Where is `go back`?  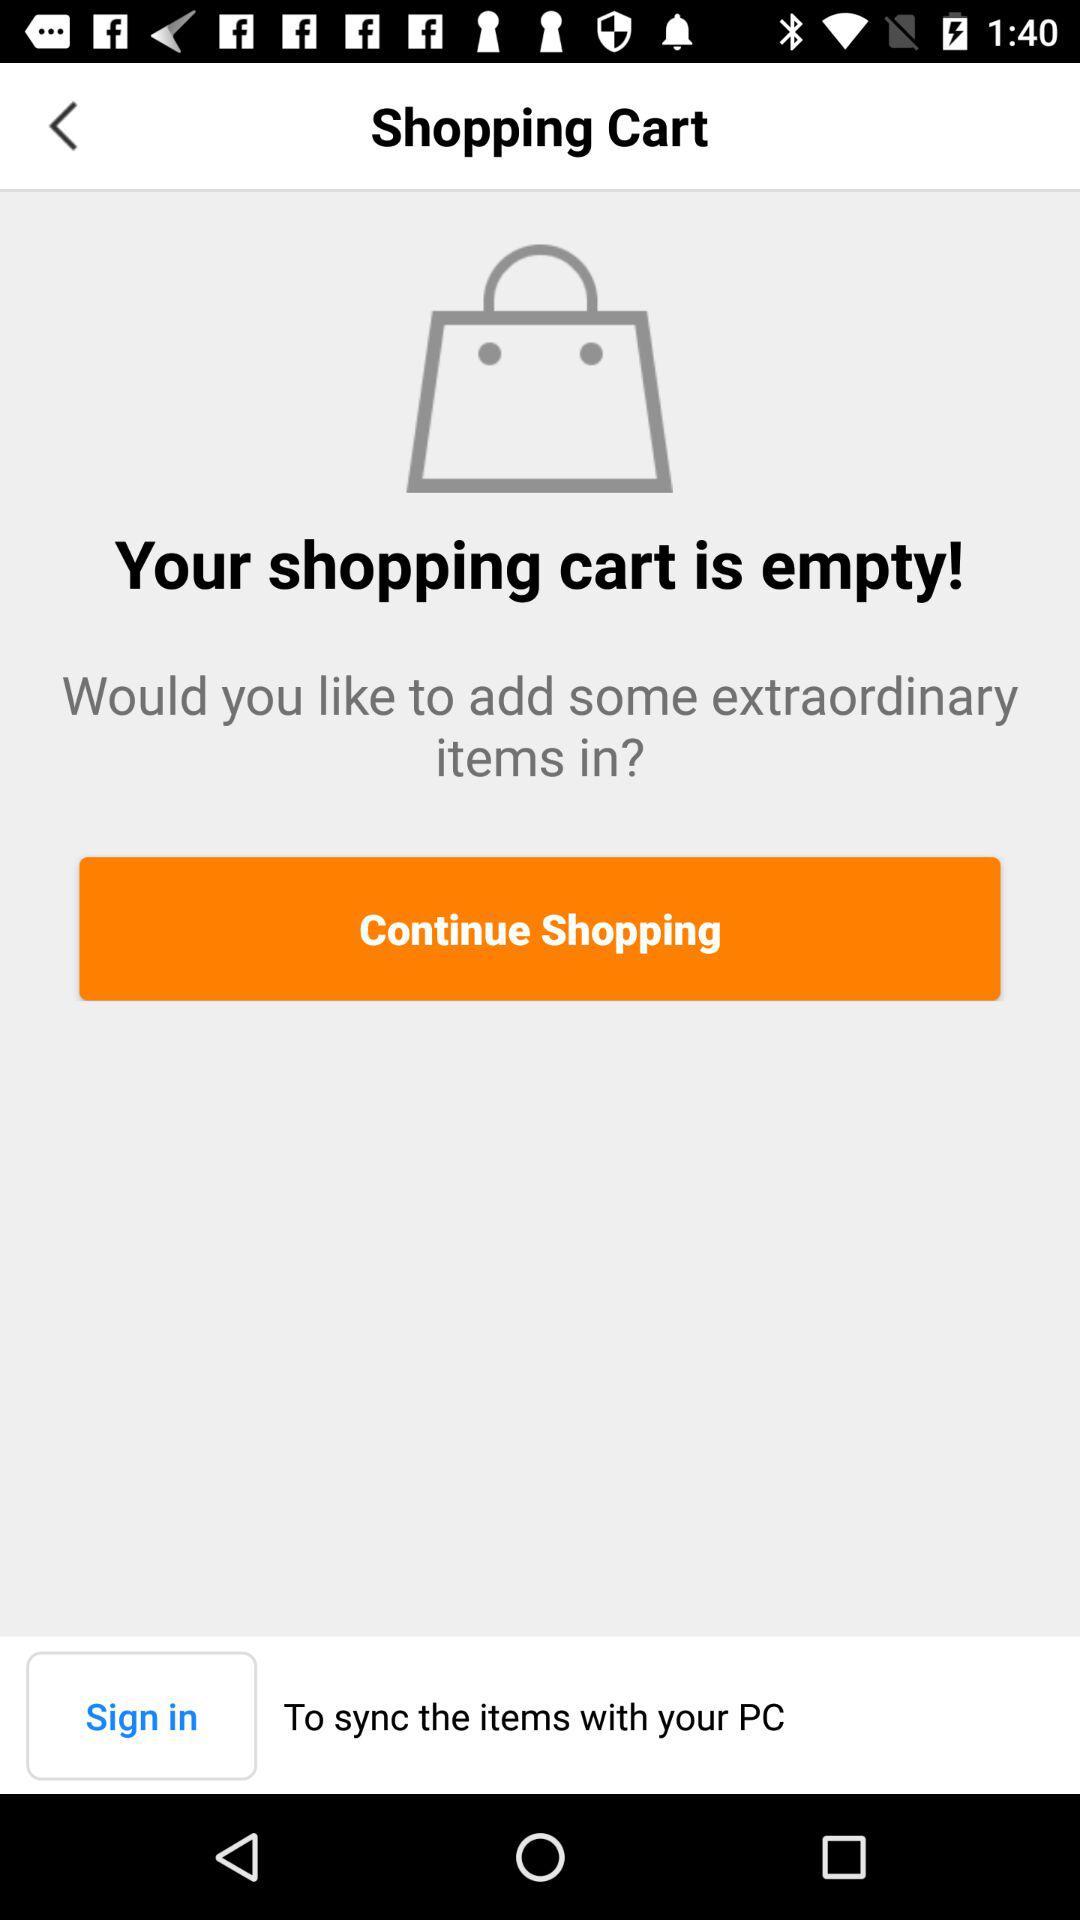
go back is located at coordinates (61, 124).